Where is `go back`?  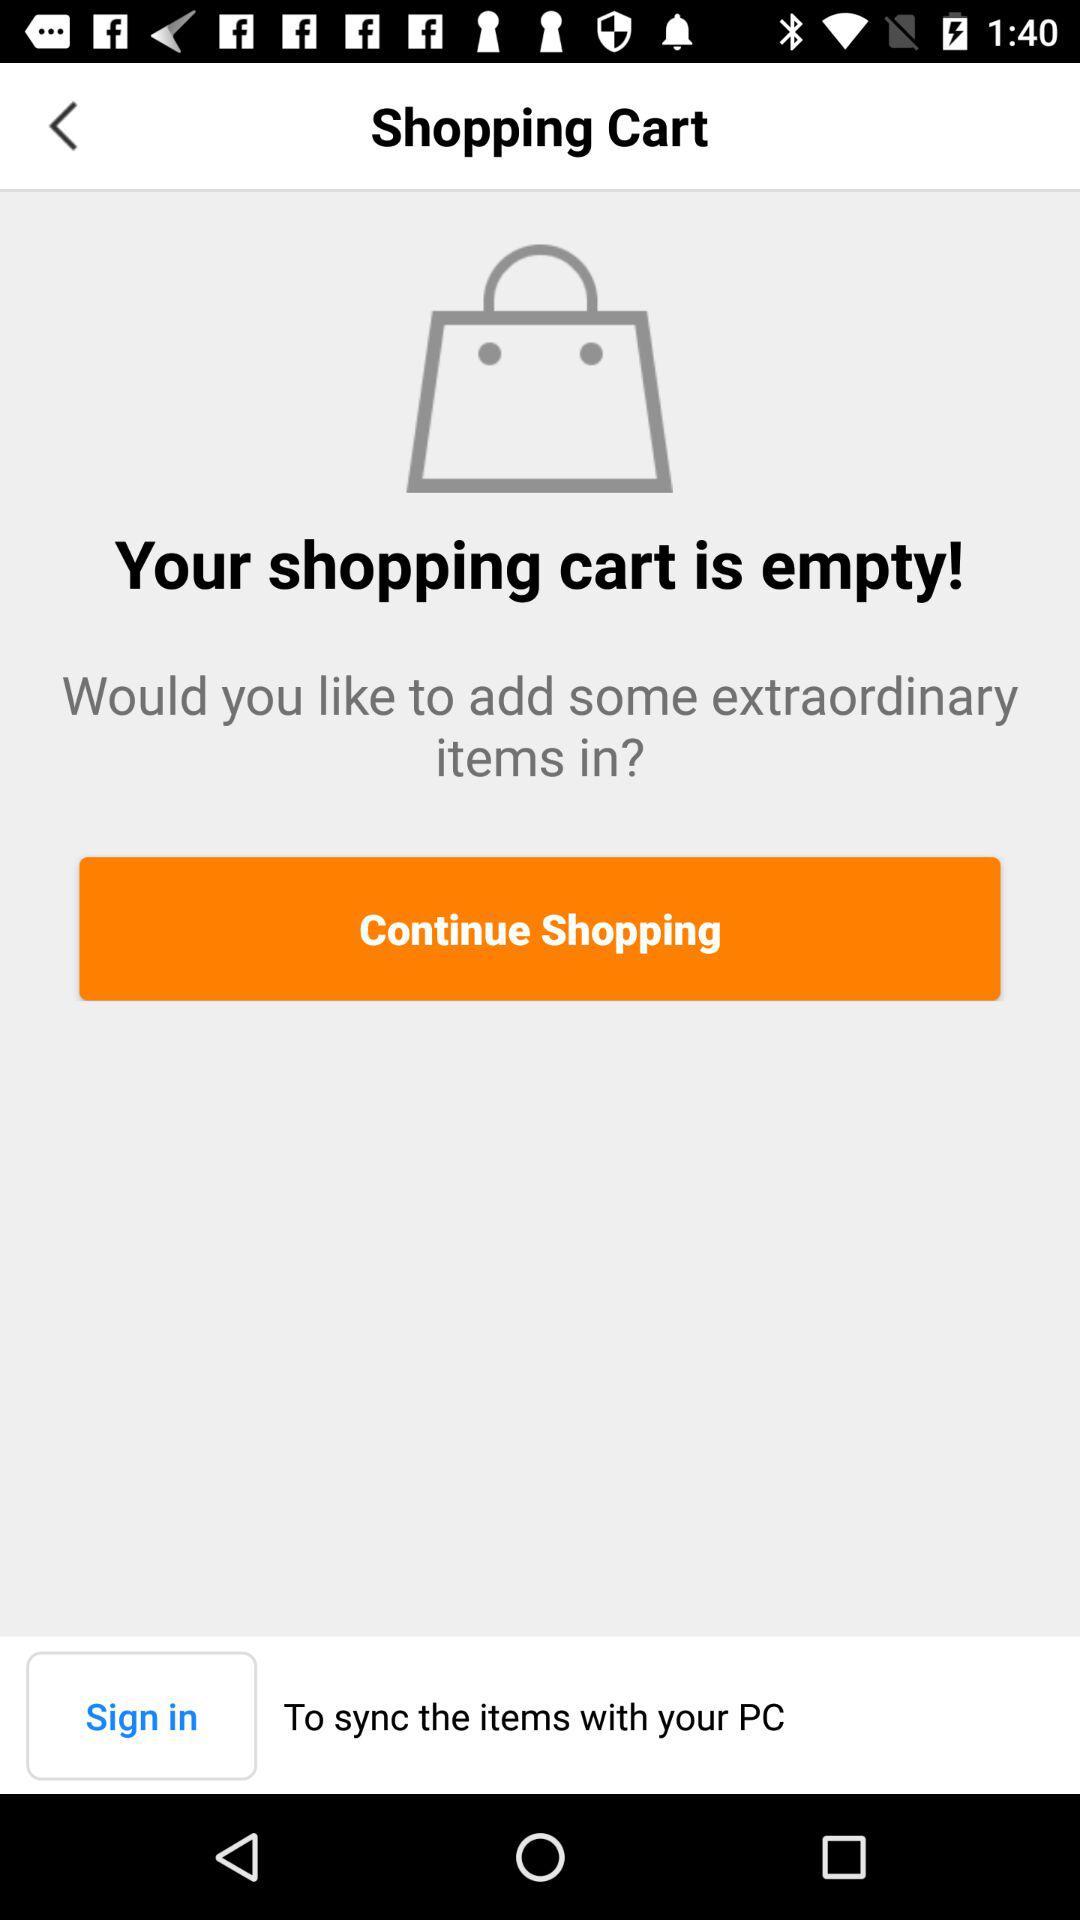
go back is located at coordinates (61, 124).